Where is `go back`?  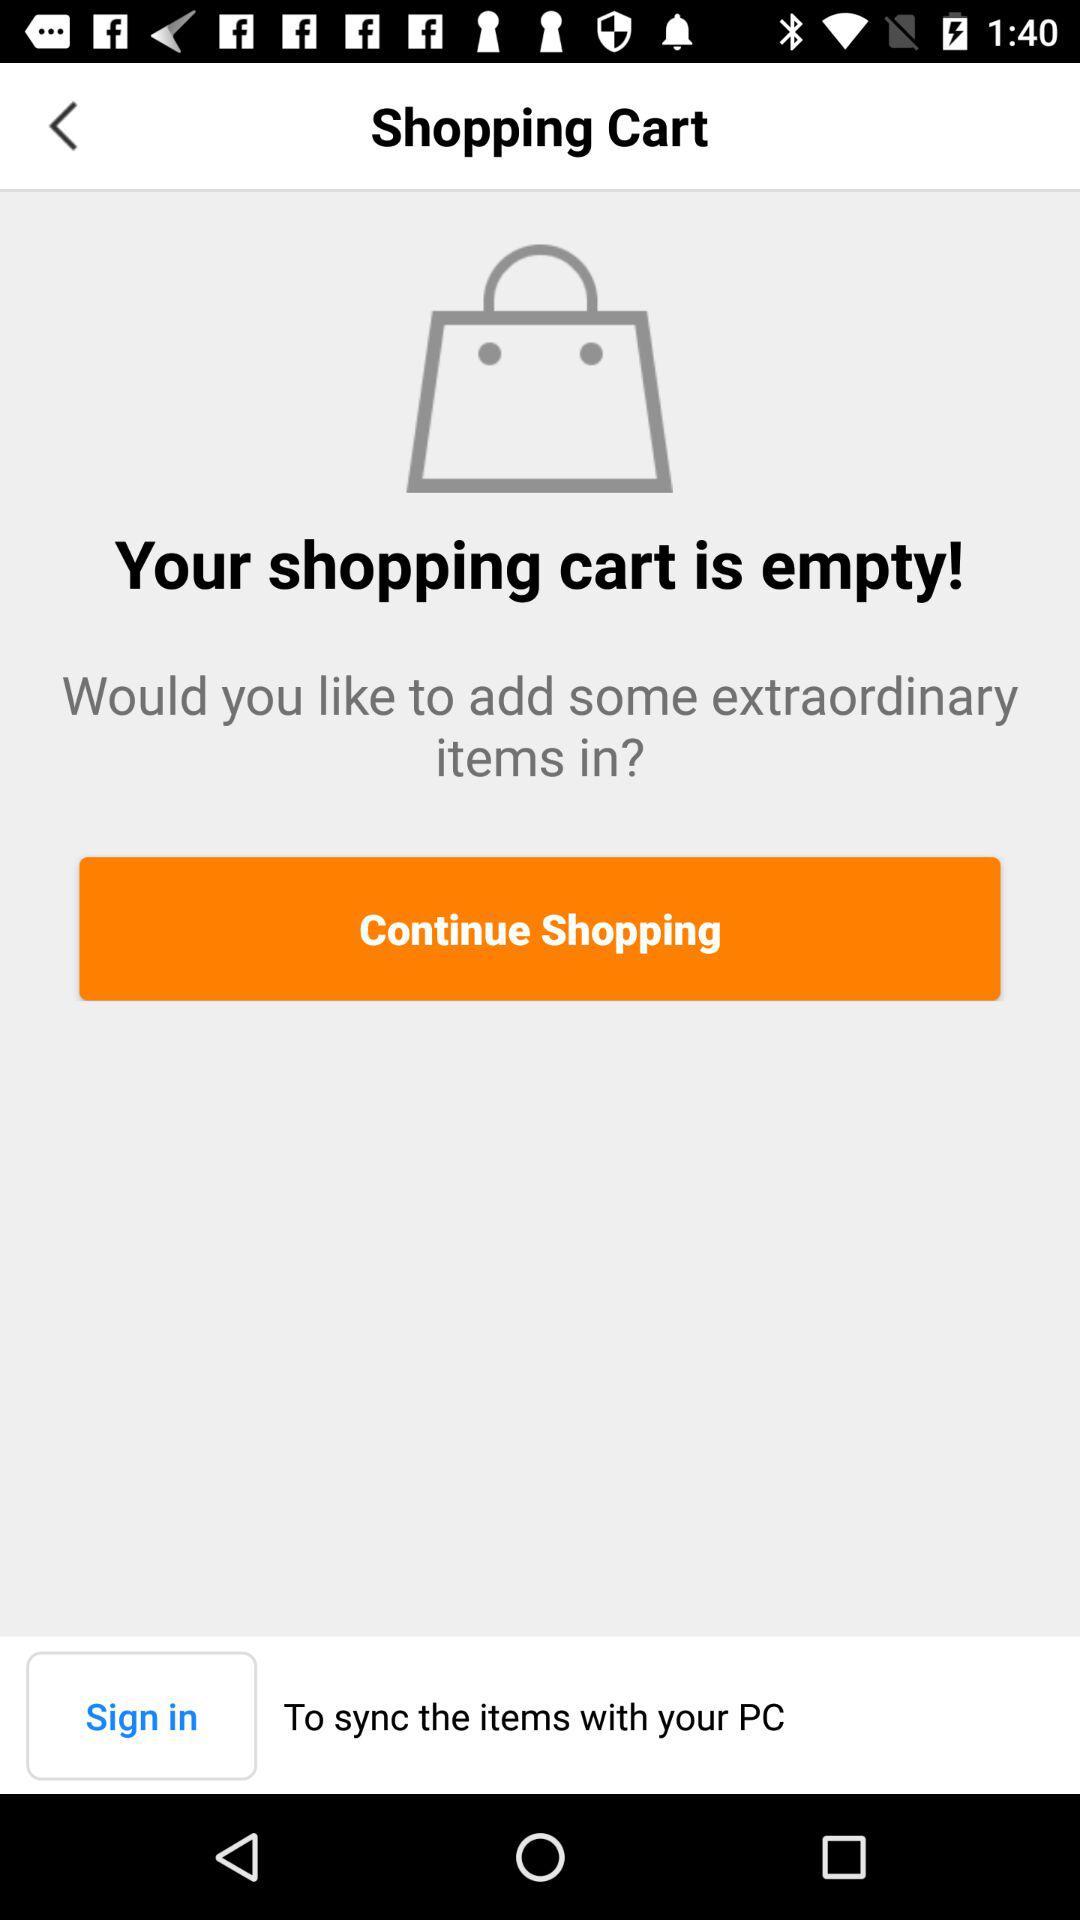
go back is located at coordinates (61, 124).